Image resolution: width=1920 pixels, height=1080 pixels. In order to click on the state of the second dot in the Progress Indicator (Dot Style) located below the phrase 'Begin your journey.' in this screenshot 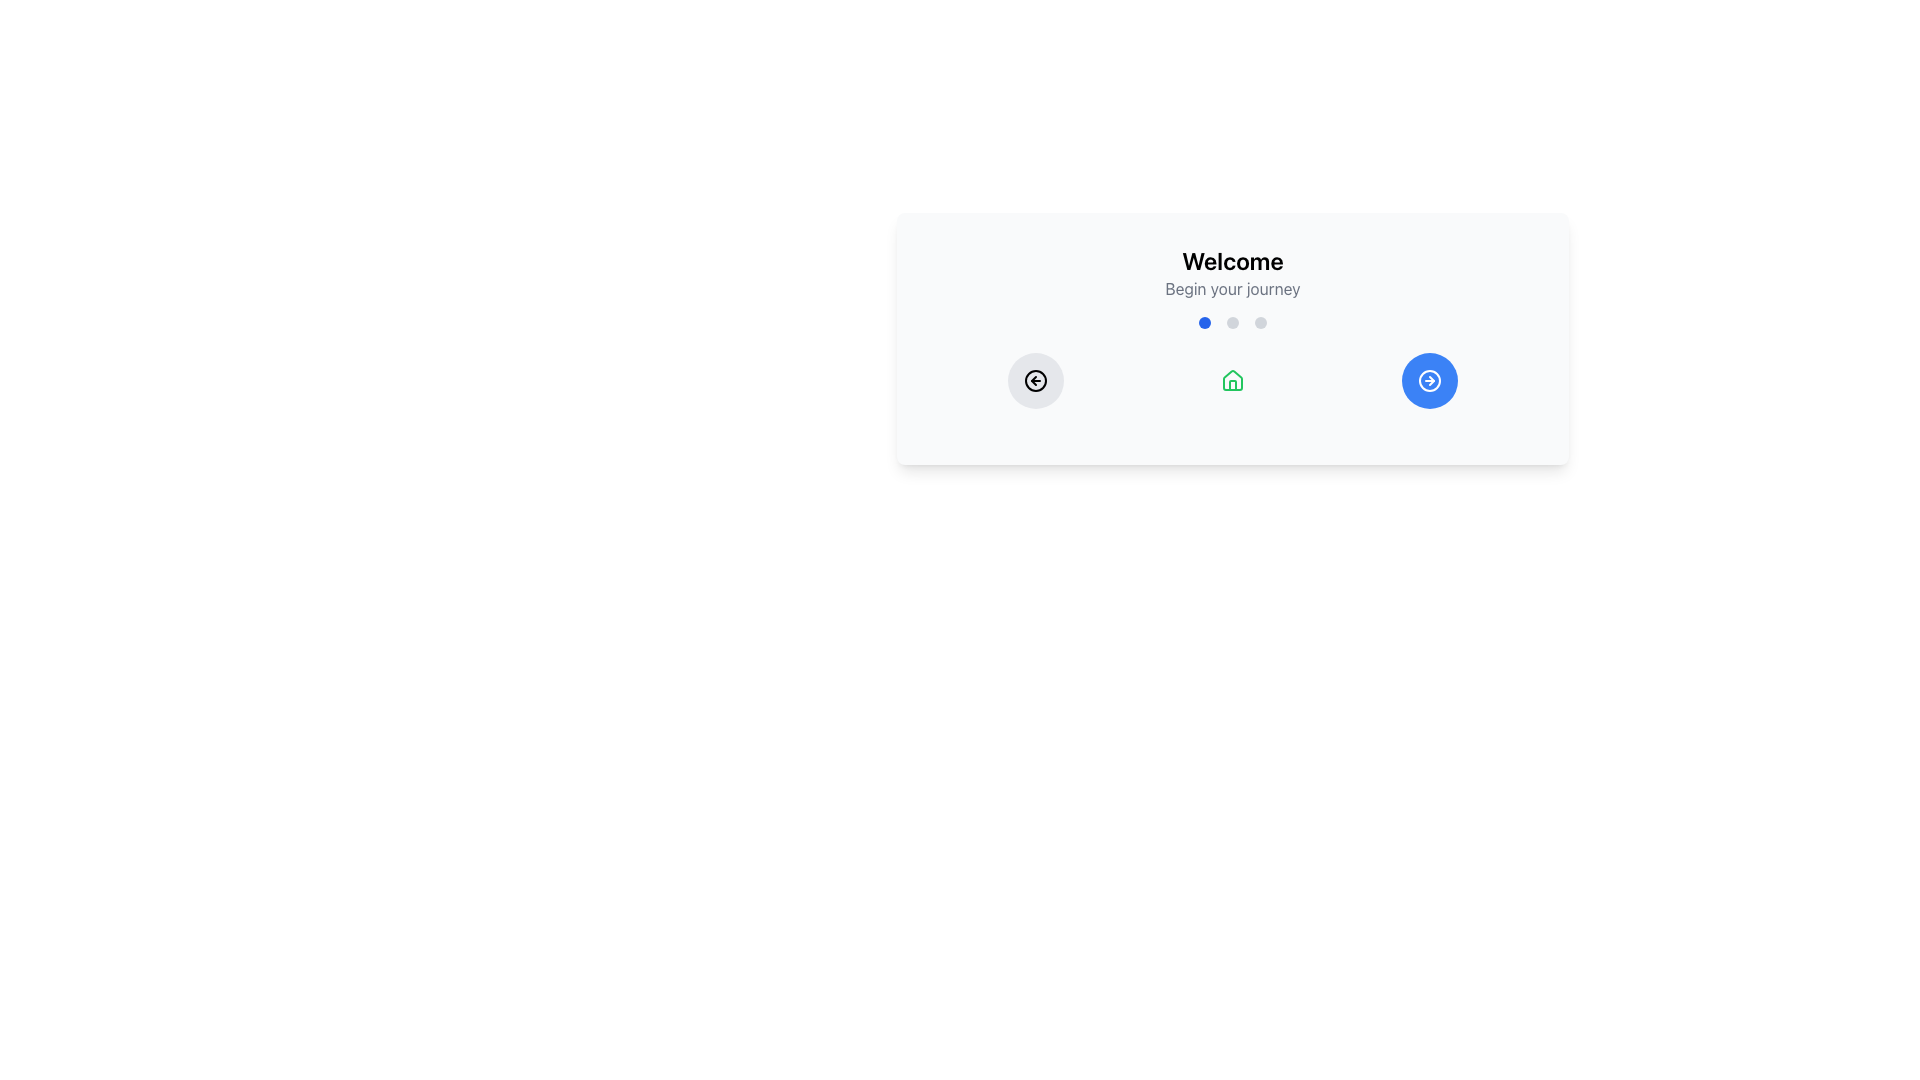, I will do `click(1232, 322)`.